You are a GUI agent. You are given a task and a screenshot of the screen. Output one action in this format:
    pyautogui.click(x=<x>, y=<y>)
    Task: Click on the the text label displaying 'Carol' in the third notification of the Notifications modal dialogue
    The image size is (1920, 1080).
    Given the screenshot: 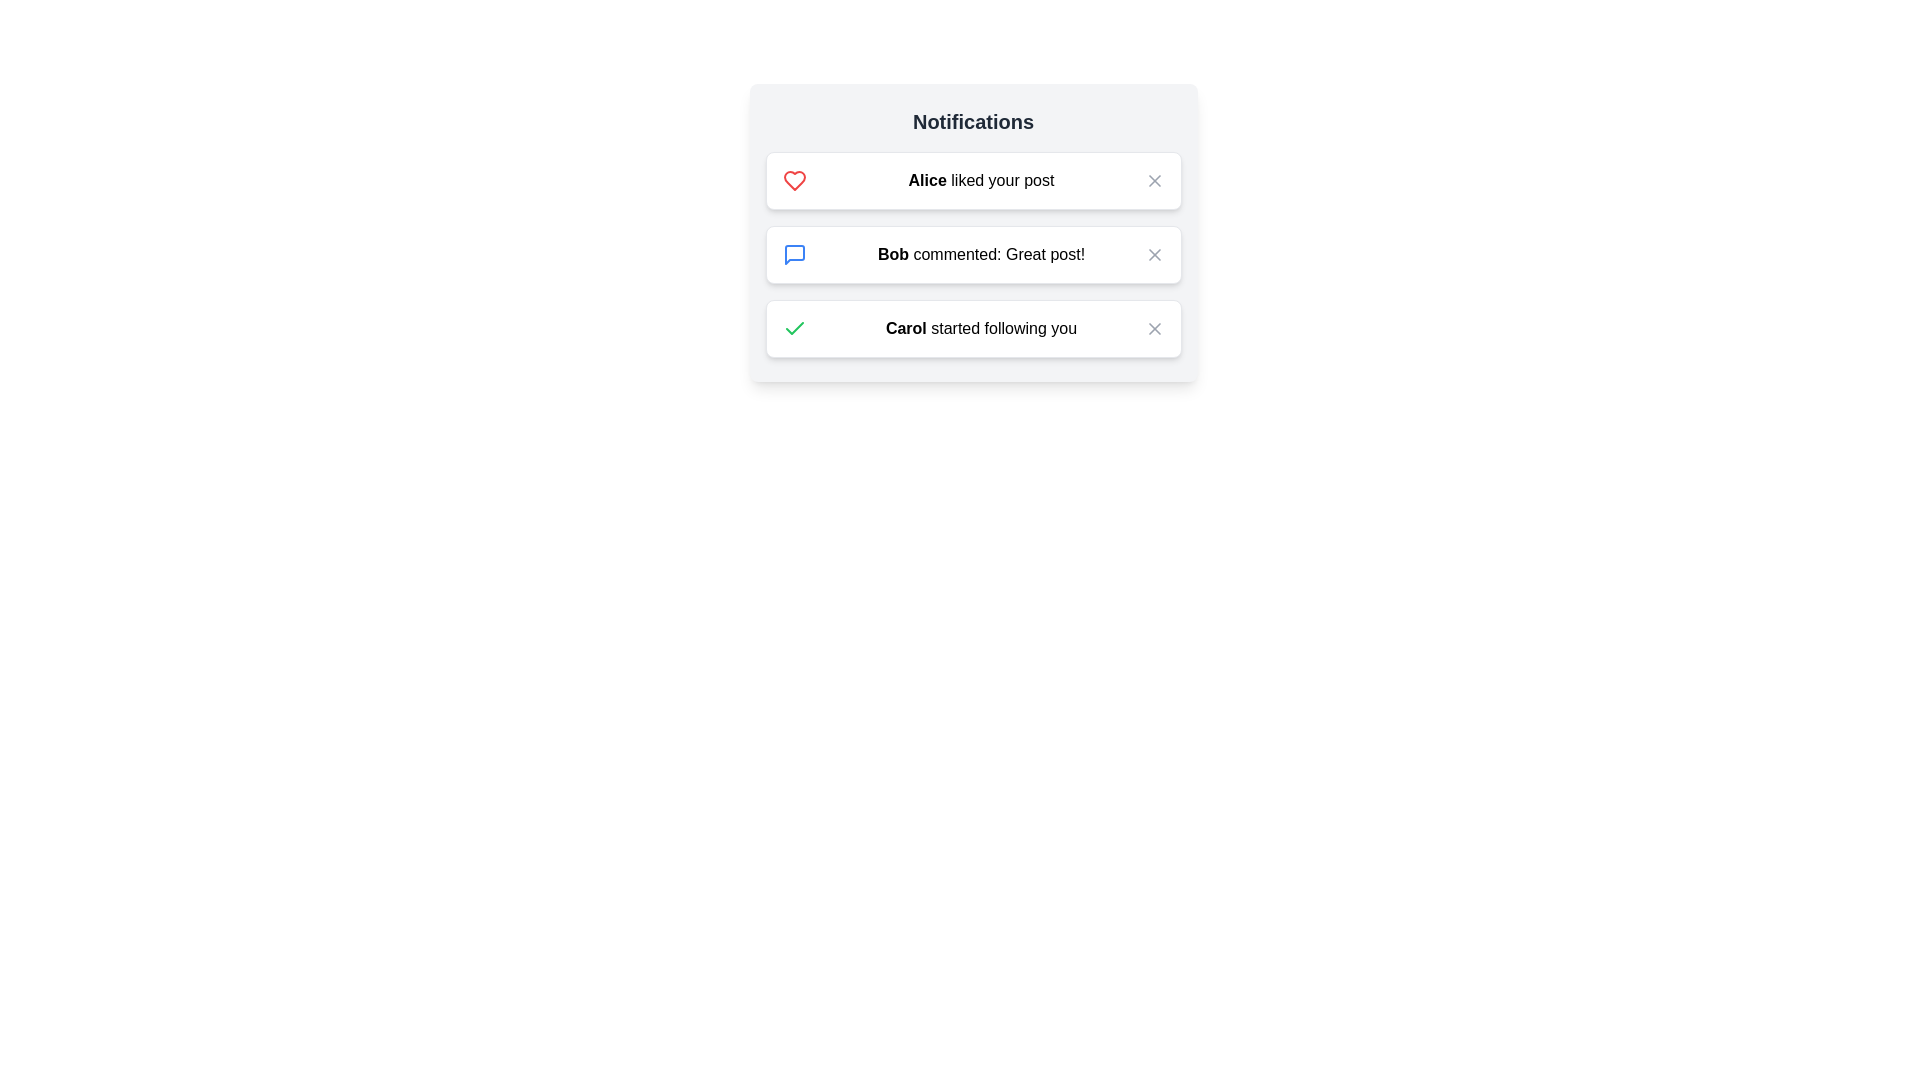 What is the action you would take?
    pyautogui.click(x=905, y=327)
    